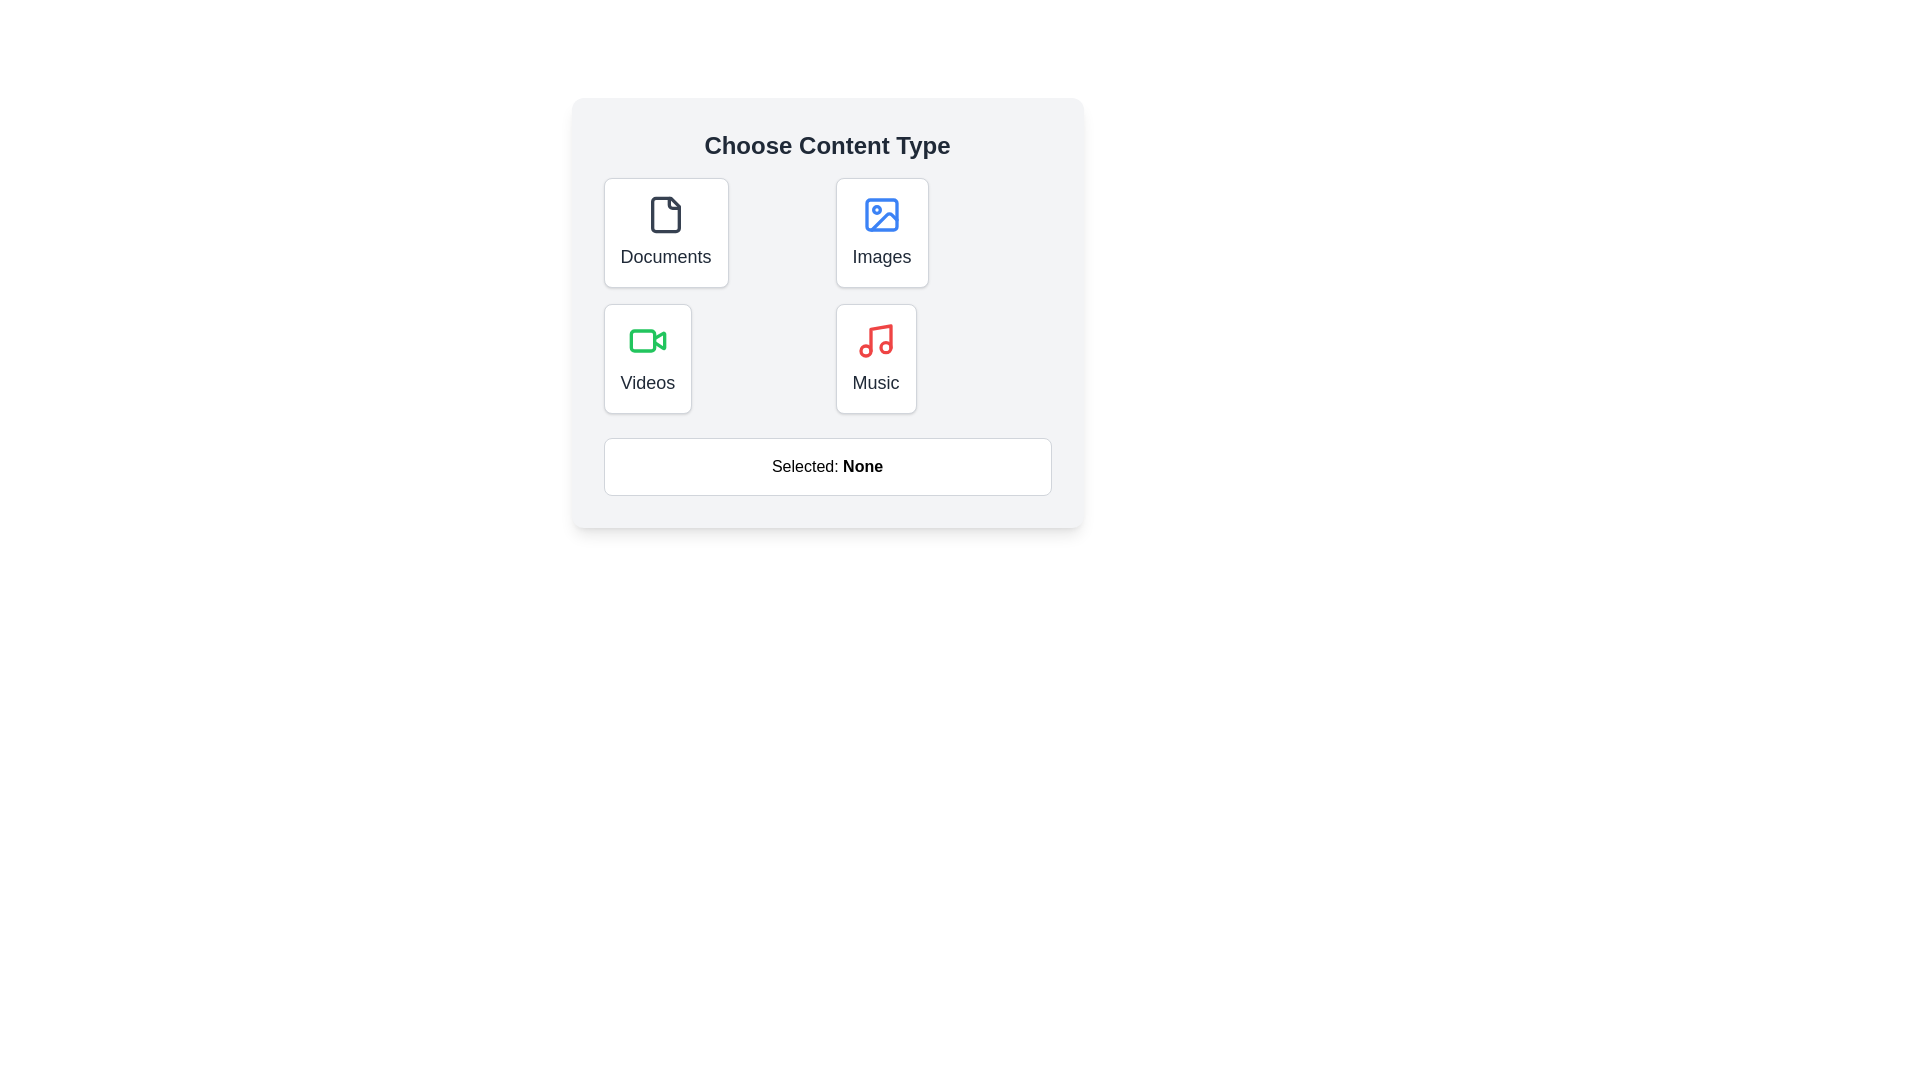 The image size is (1920, 1080). I want to click on the content type Images to update the 'Selected' area, so click(881, 231).